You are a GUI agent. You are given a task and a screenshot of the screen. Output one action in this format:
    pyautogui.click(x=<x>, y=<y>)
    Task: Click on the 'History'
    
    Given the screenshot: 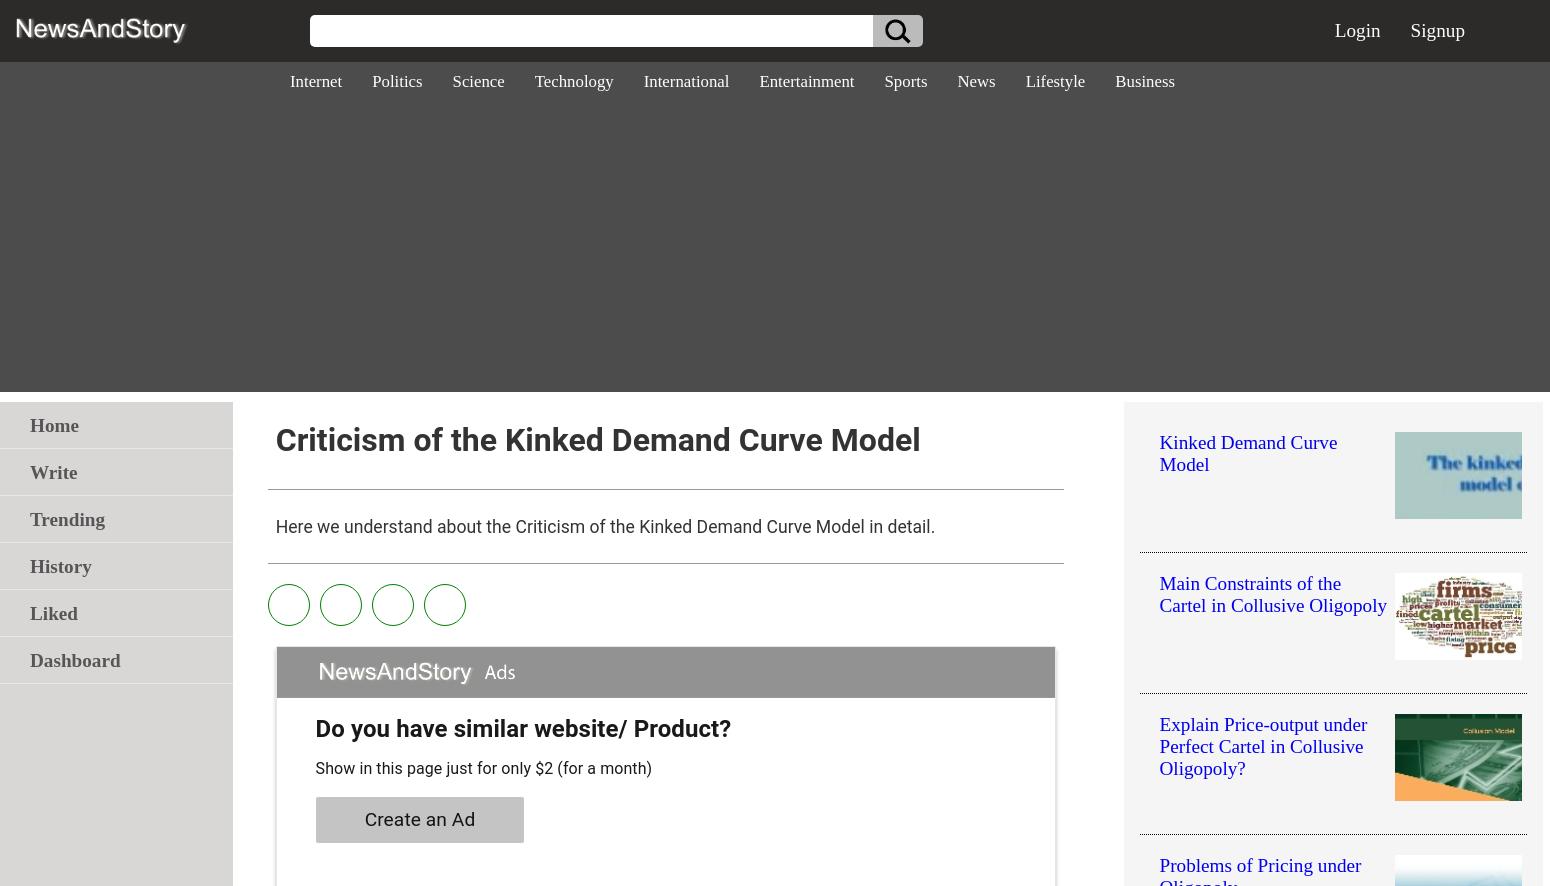 What is the action you would take?
    pyautogui.click(x=29, y=566)
    